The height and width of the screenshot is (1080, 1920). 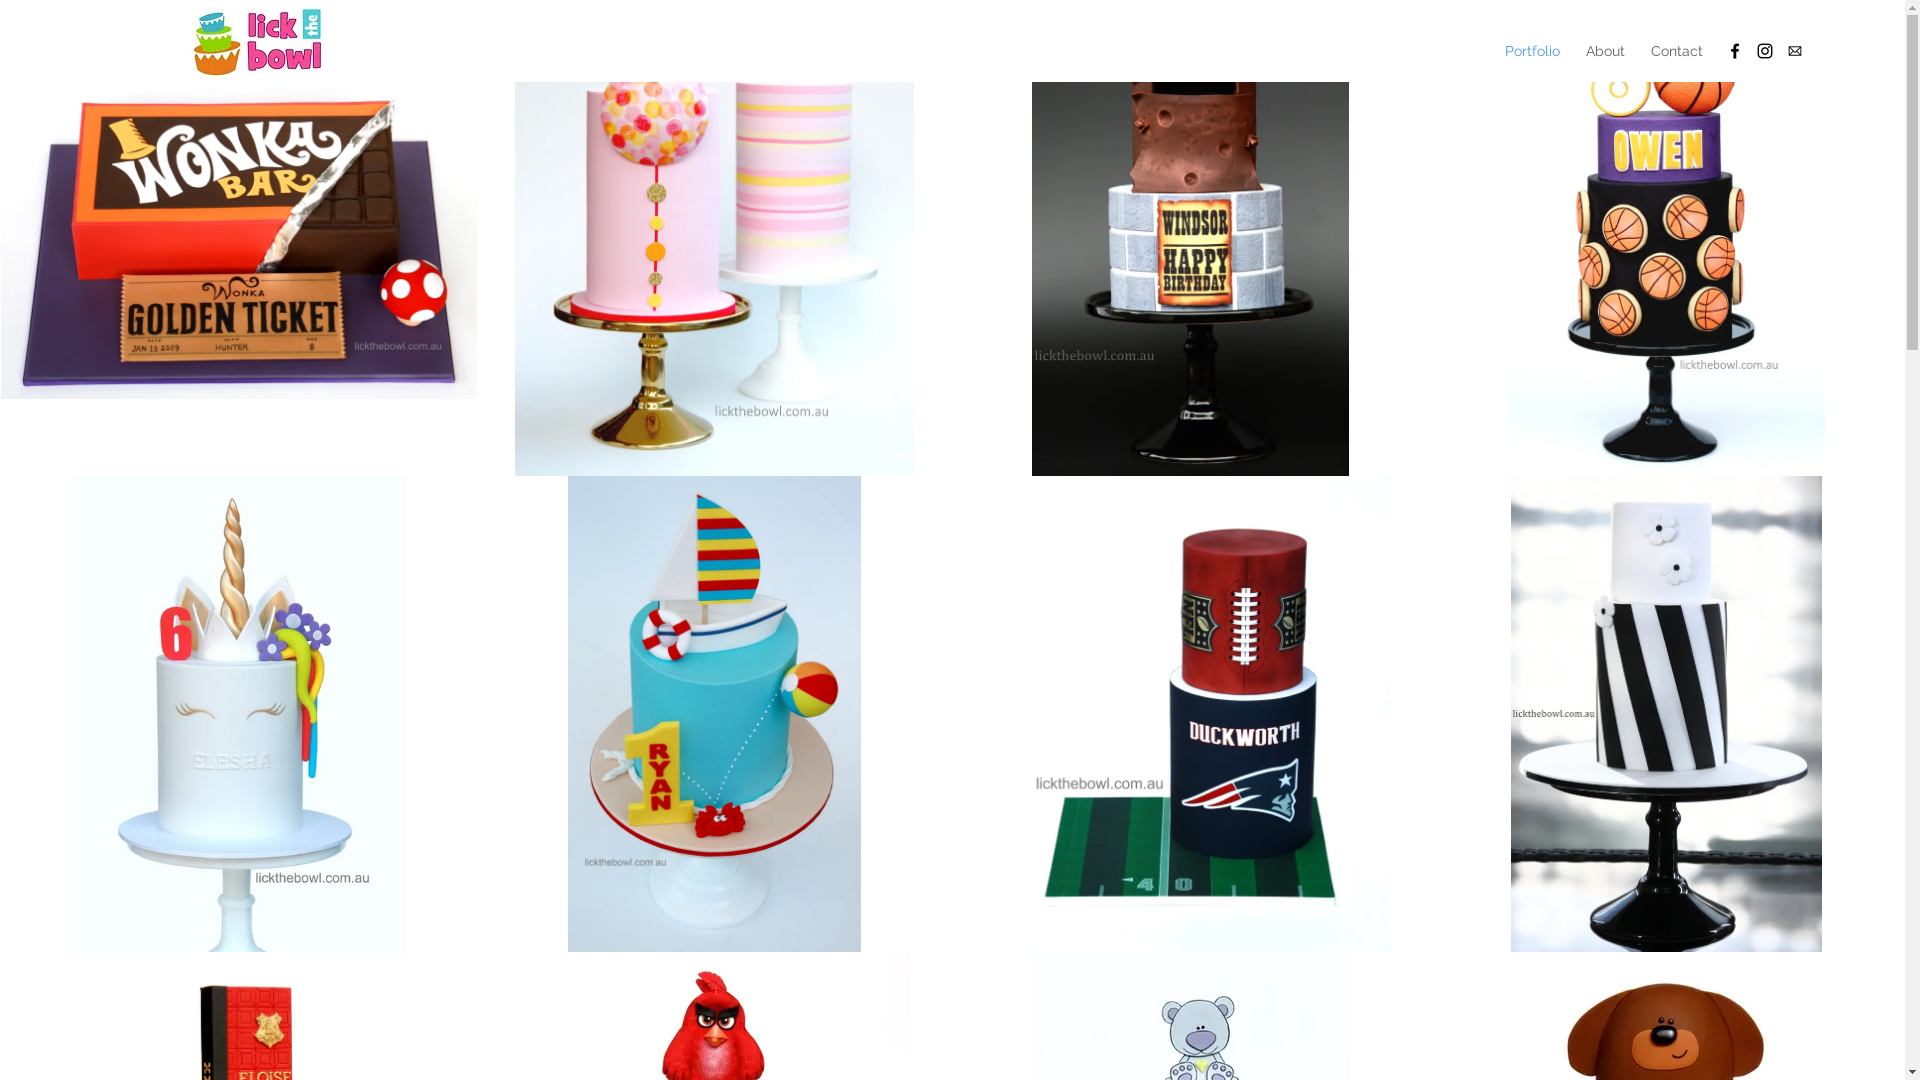 I want to click on 'Portfolio', so click(x=1531, y=49).